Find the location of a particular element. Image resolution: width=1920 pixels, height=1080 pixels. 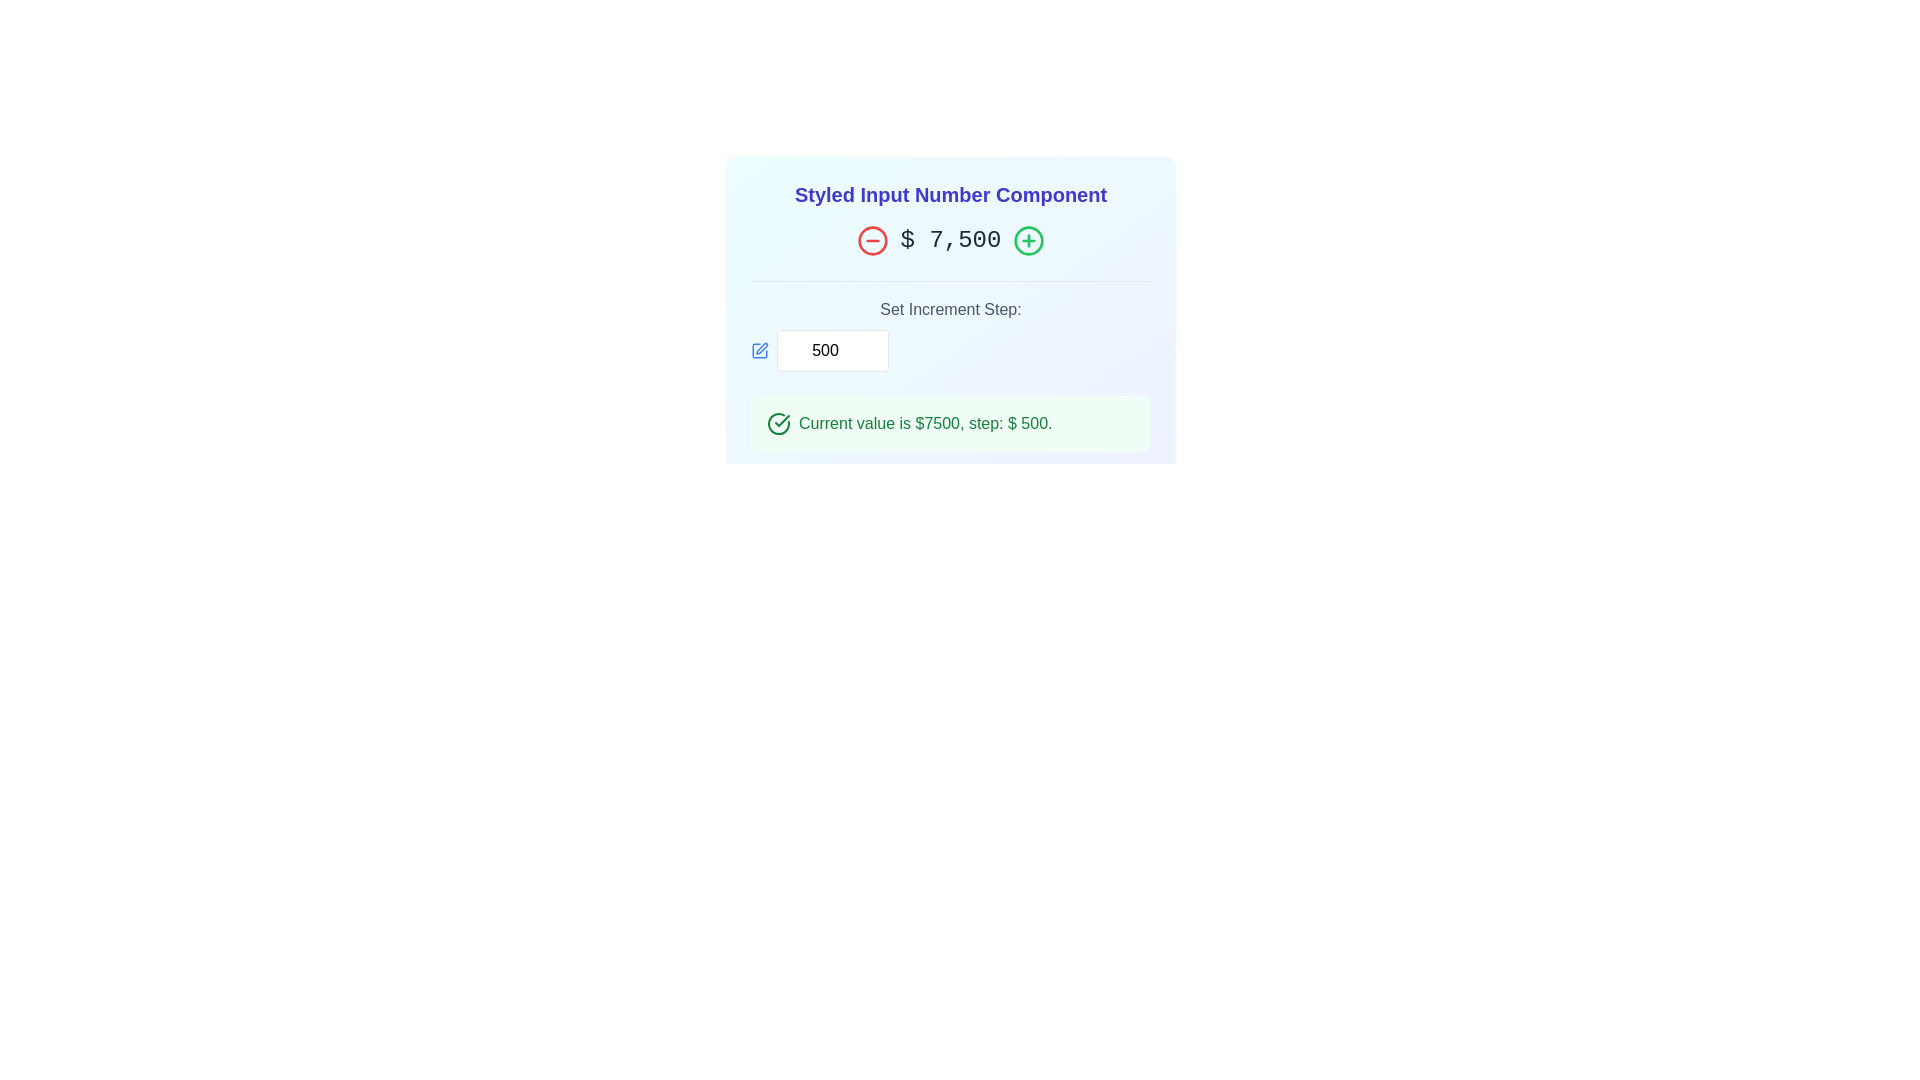

the text label displaying the numeric value '7500', which is styled with a medium-sized green font and located within a green rectangular box, positioned centrally in the lower section of the interface is located at coordinates (941, 423).